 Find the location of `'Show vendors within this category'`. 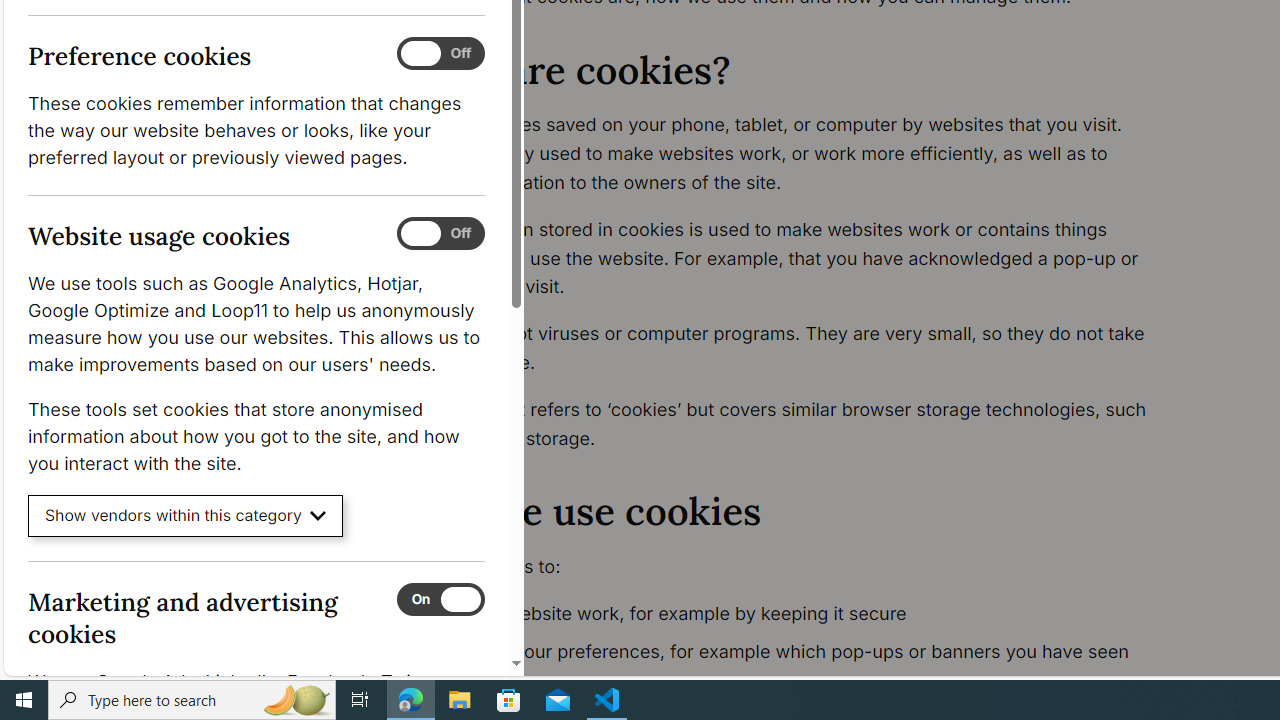

'Show vendors within this category' is located at coordinates (185, 515).